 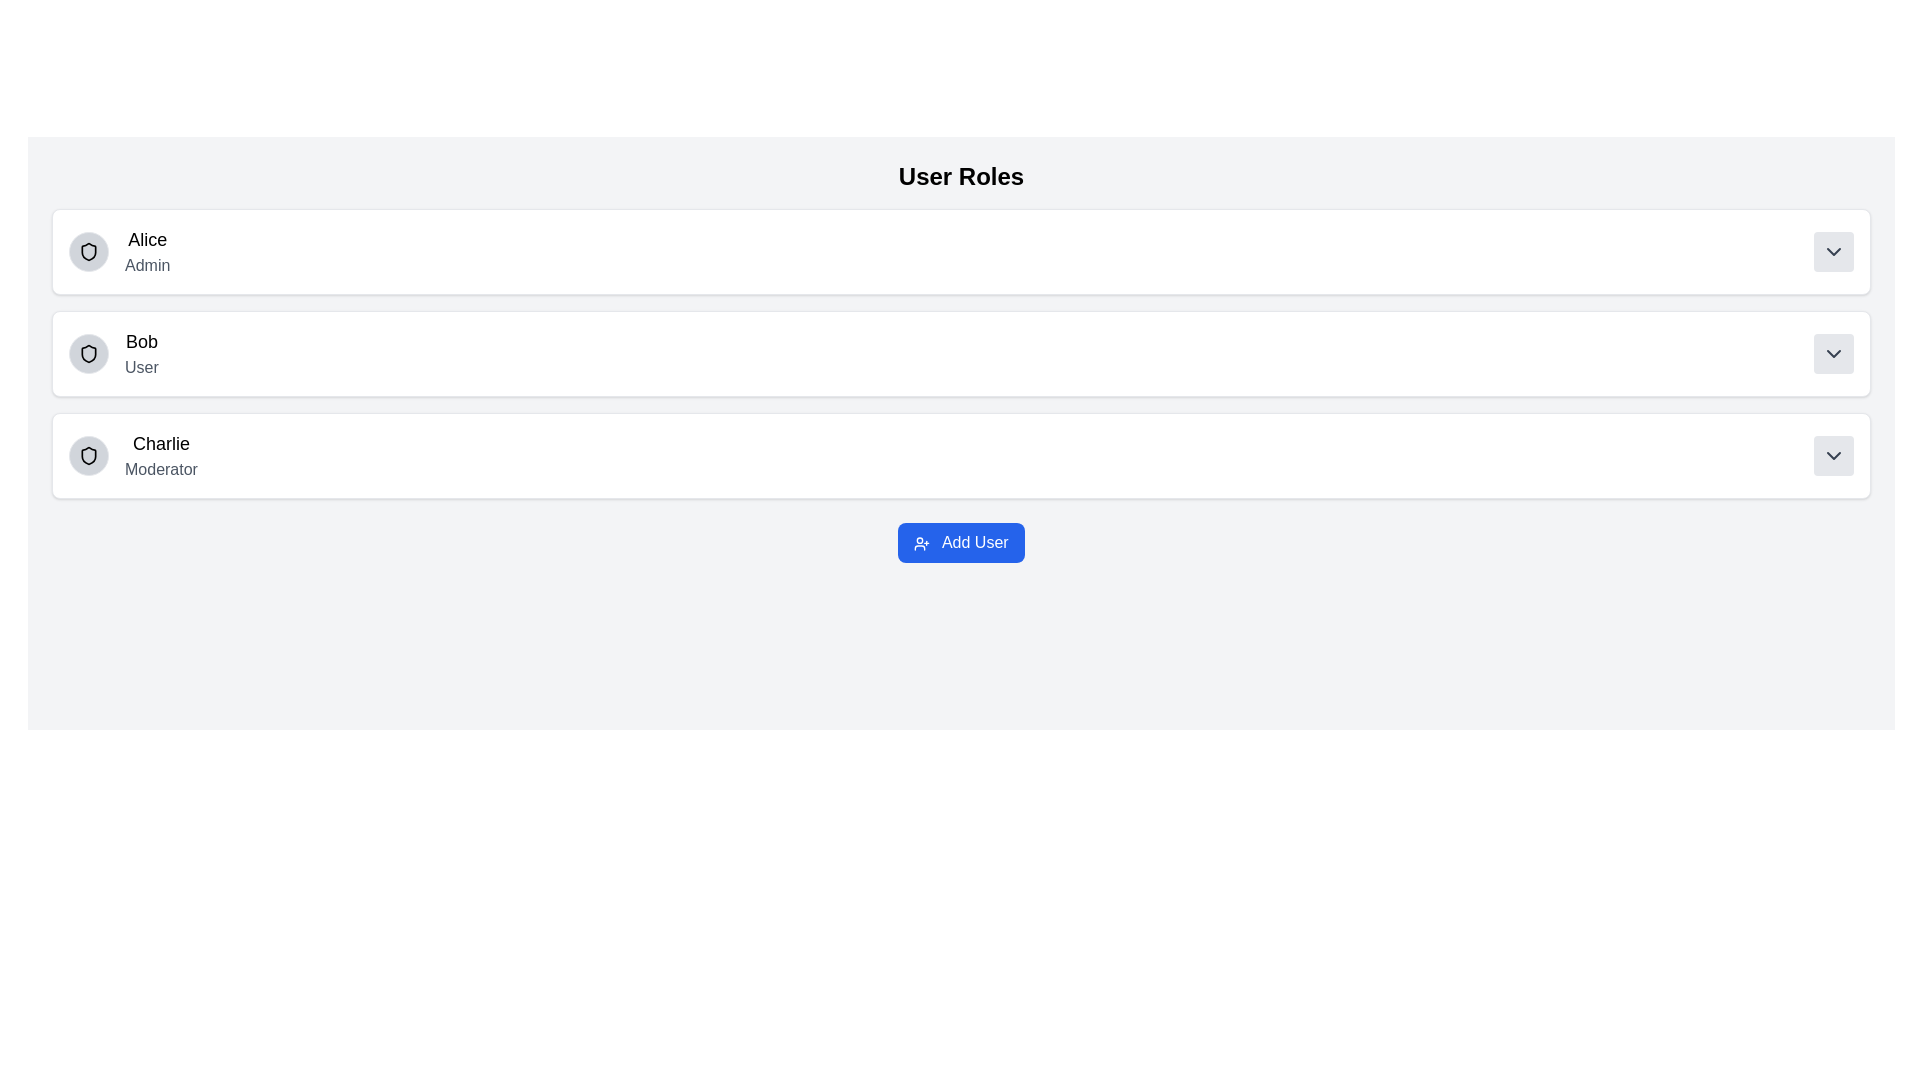 I want to click on the security icon located at the beginning of the user list items, adjacent to the user names and above their roles, so click(x=88, y=353).